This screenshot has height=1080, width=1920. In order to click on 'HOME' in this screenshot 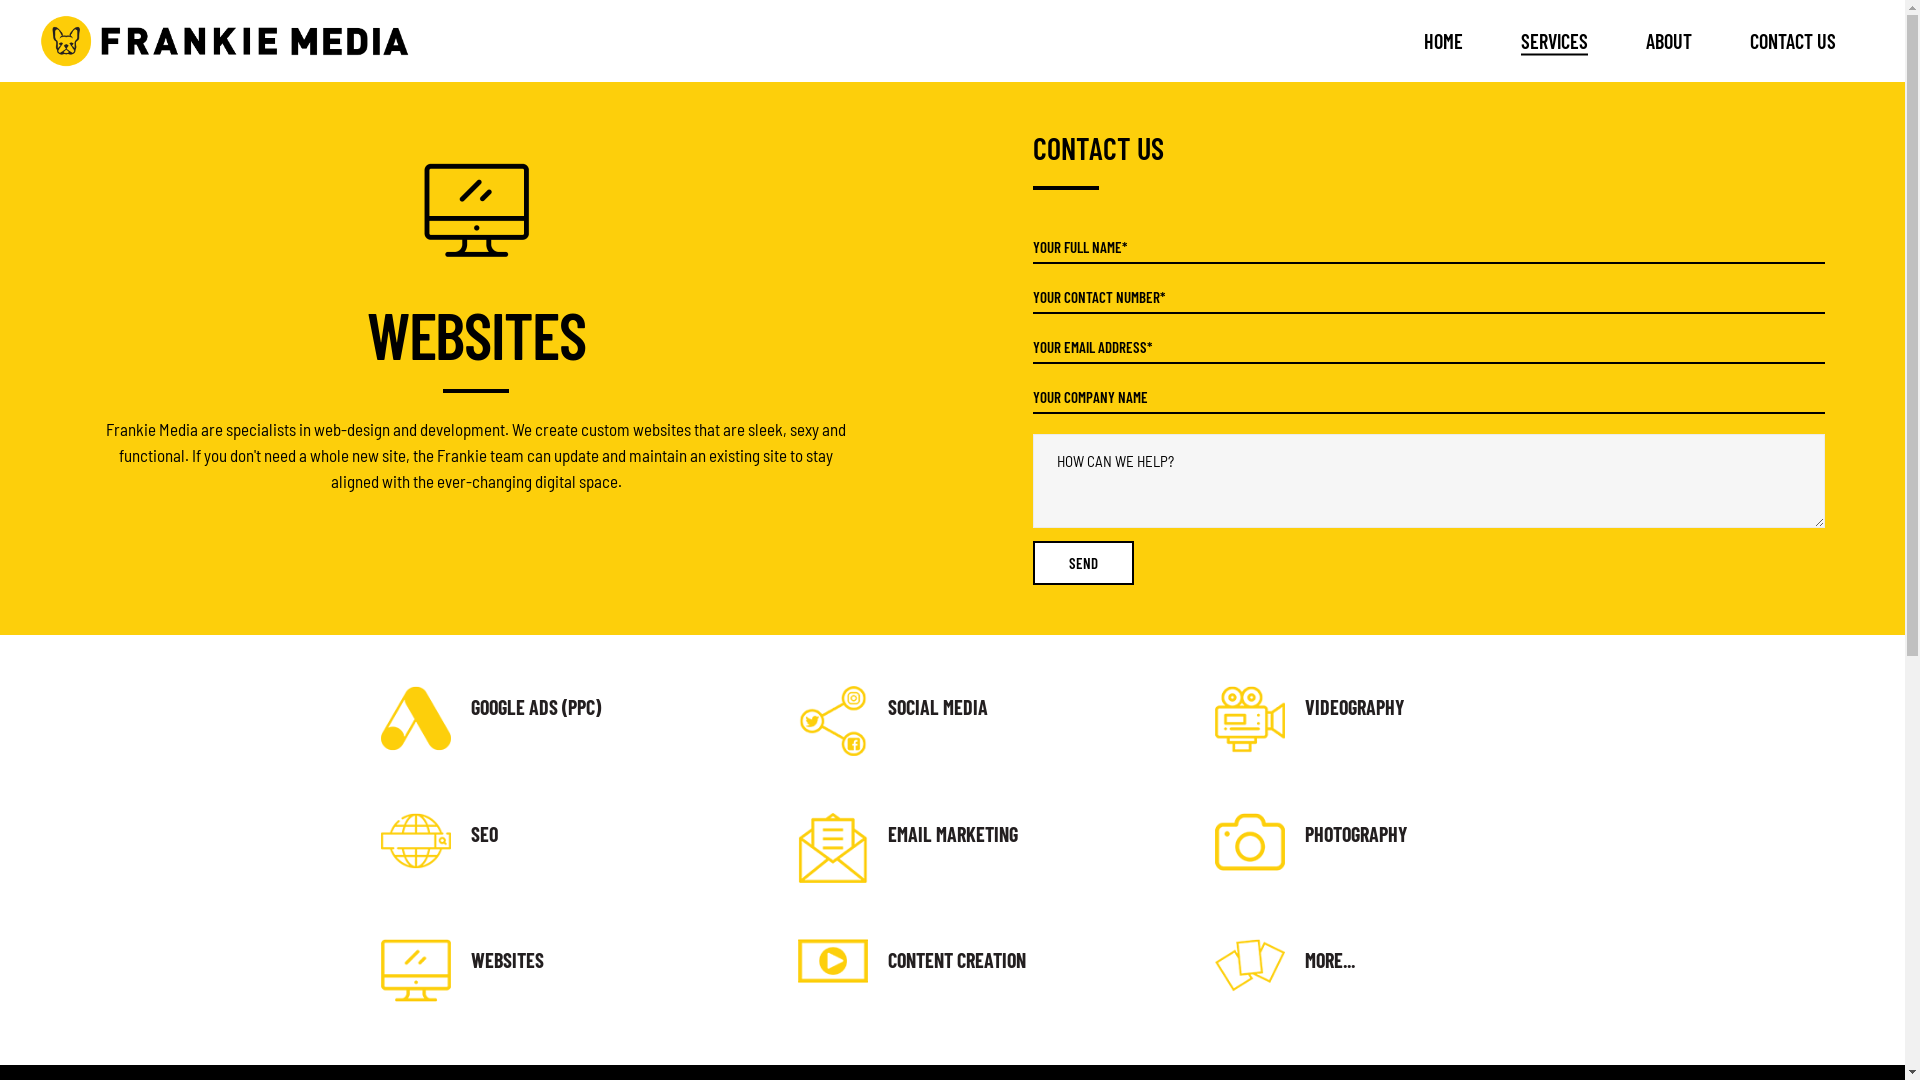, I will do `click(1394, 41)`.